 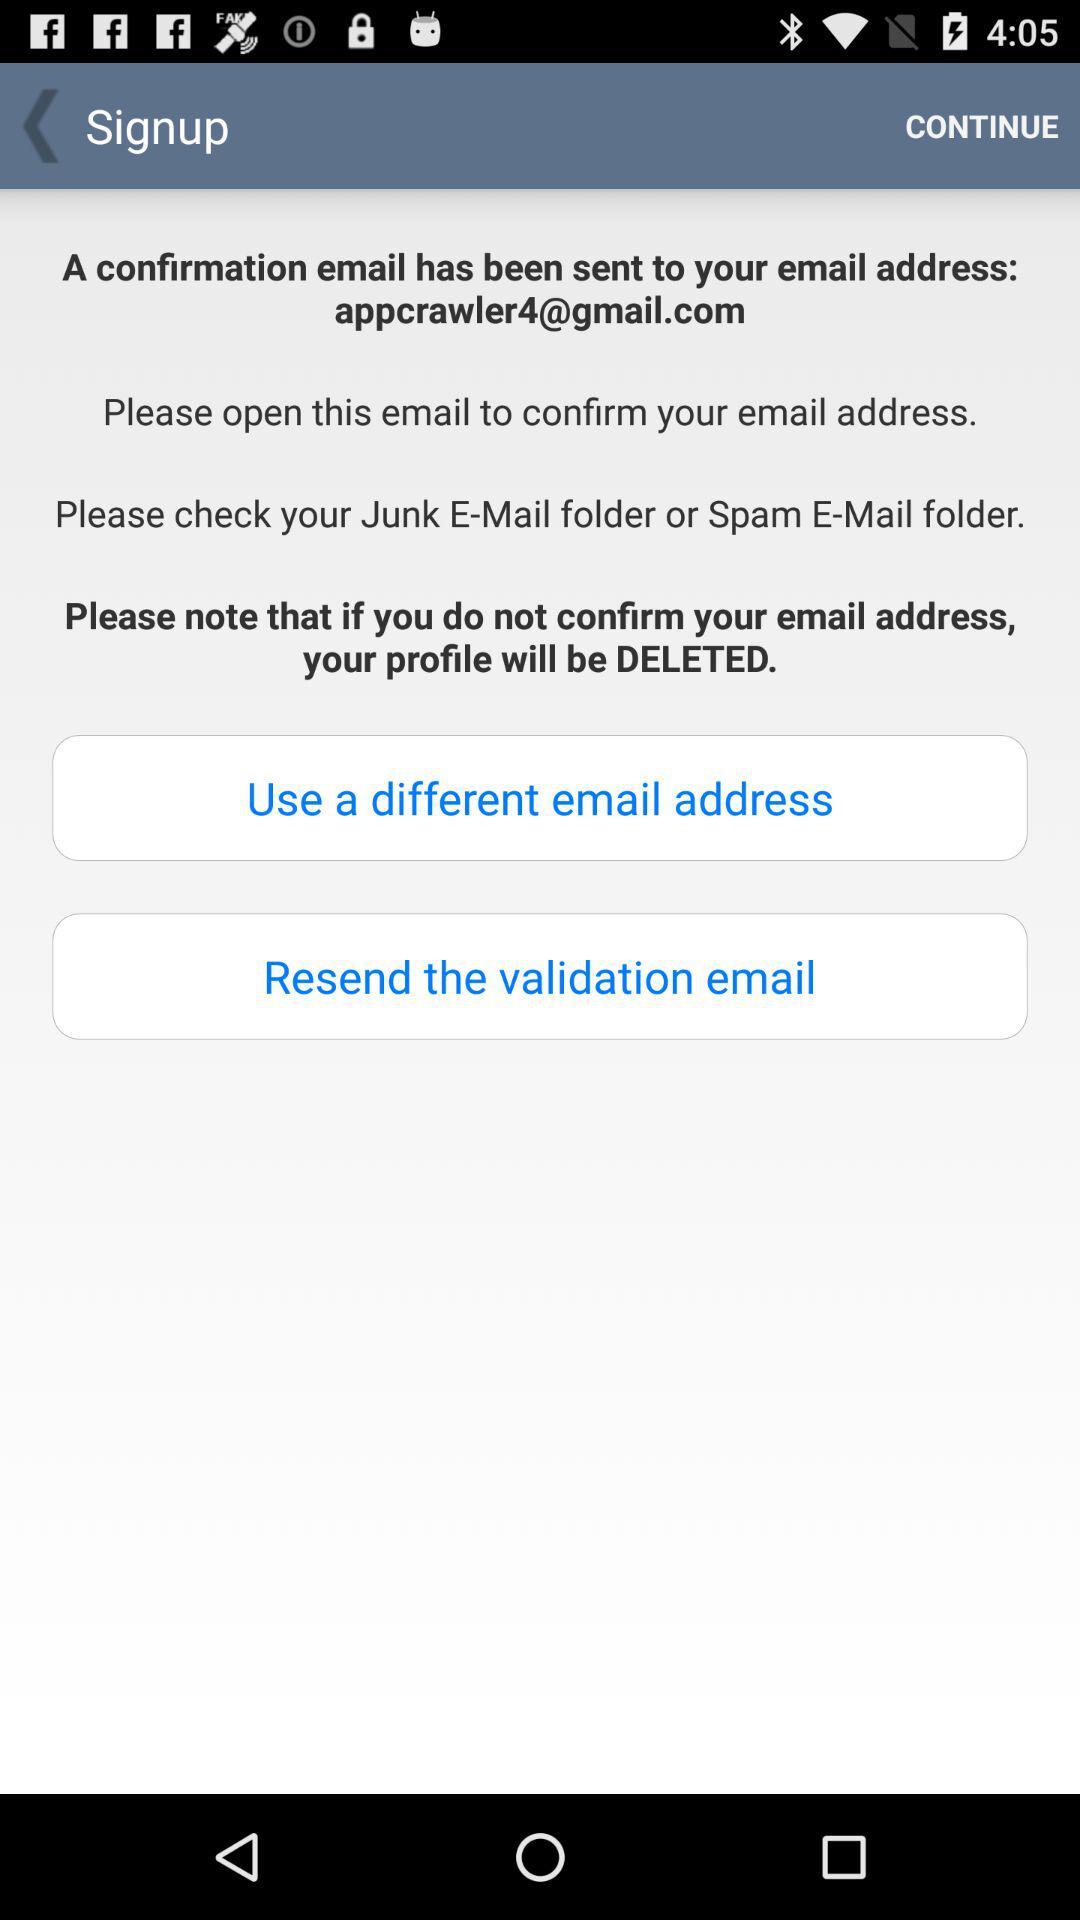 What do you see at coordinates (981, 124) in the screenshot?
I see `item next to the signup item` at bounding box center [981, 124].